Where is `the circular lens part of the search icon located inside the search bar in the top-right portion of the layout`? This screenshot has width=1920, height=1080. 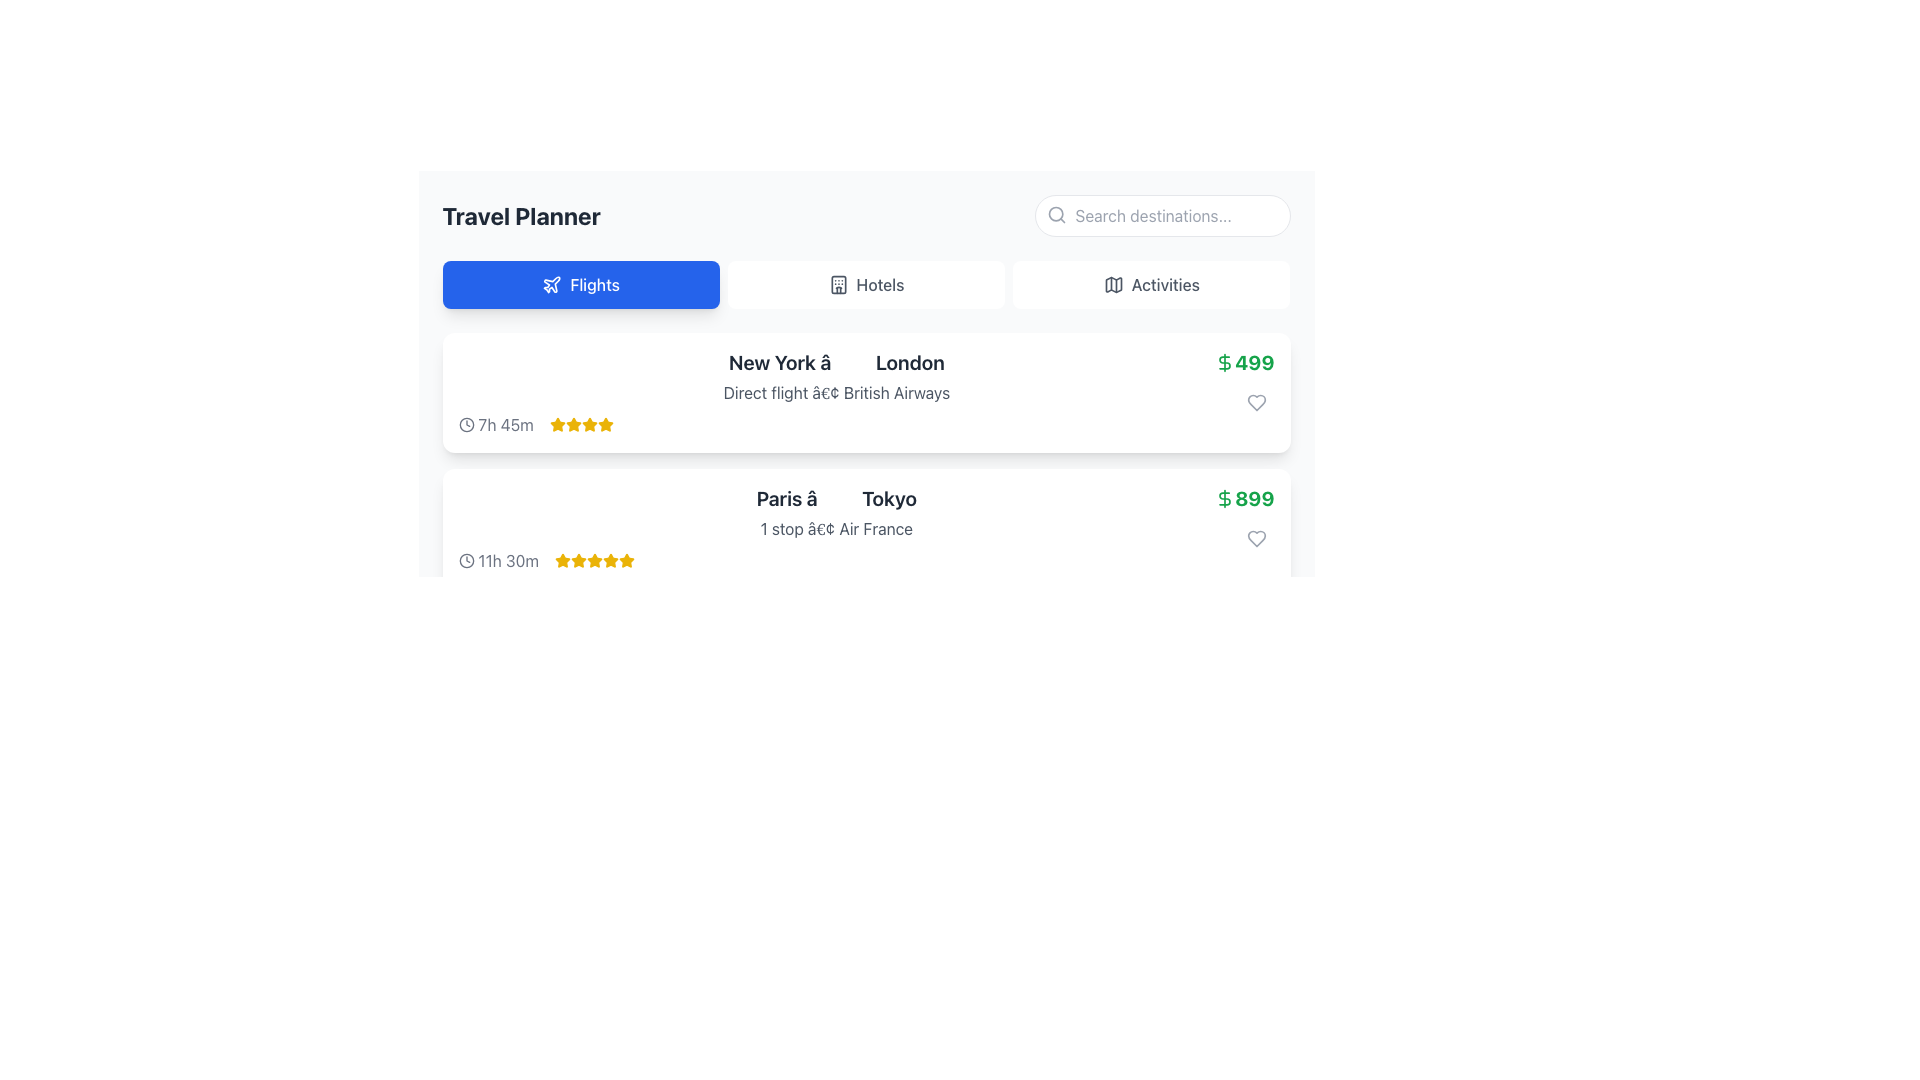
the circular lens part of the search icon located inside the search bar in the top-right portion of the layout is located at coordinates (1054, 214).